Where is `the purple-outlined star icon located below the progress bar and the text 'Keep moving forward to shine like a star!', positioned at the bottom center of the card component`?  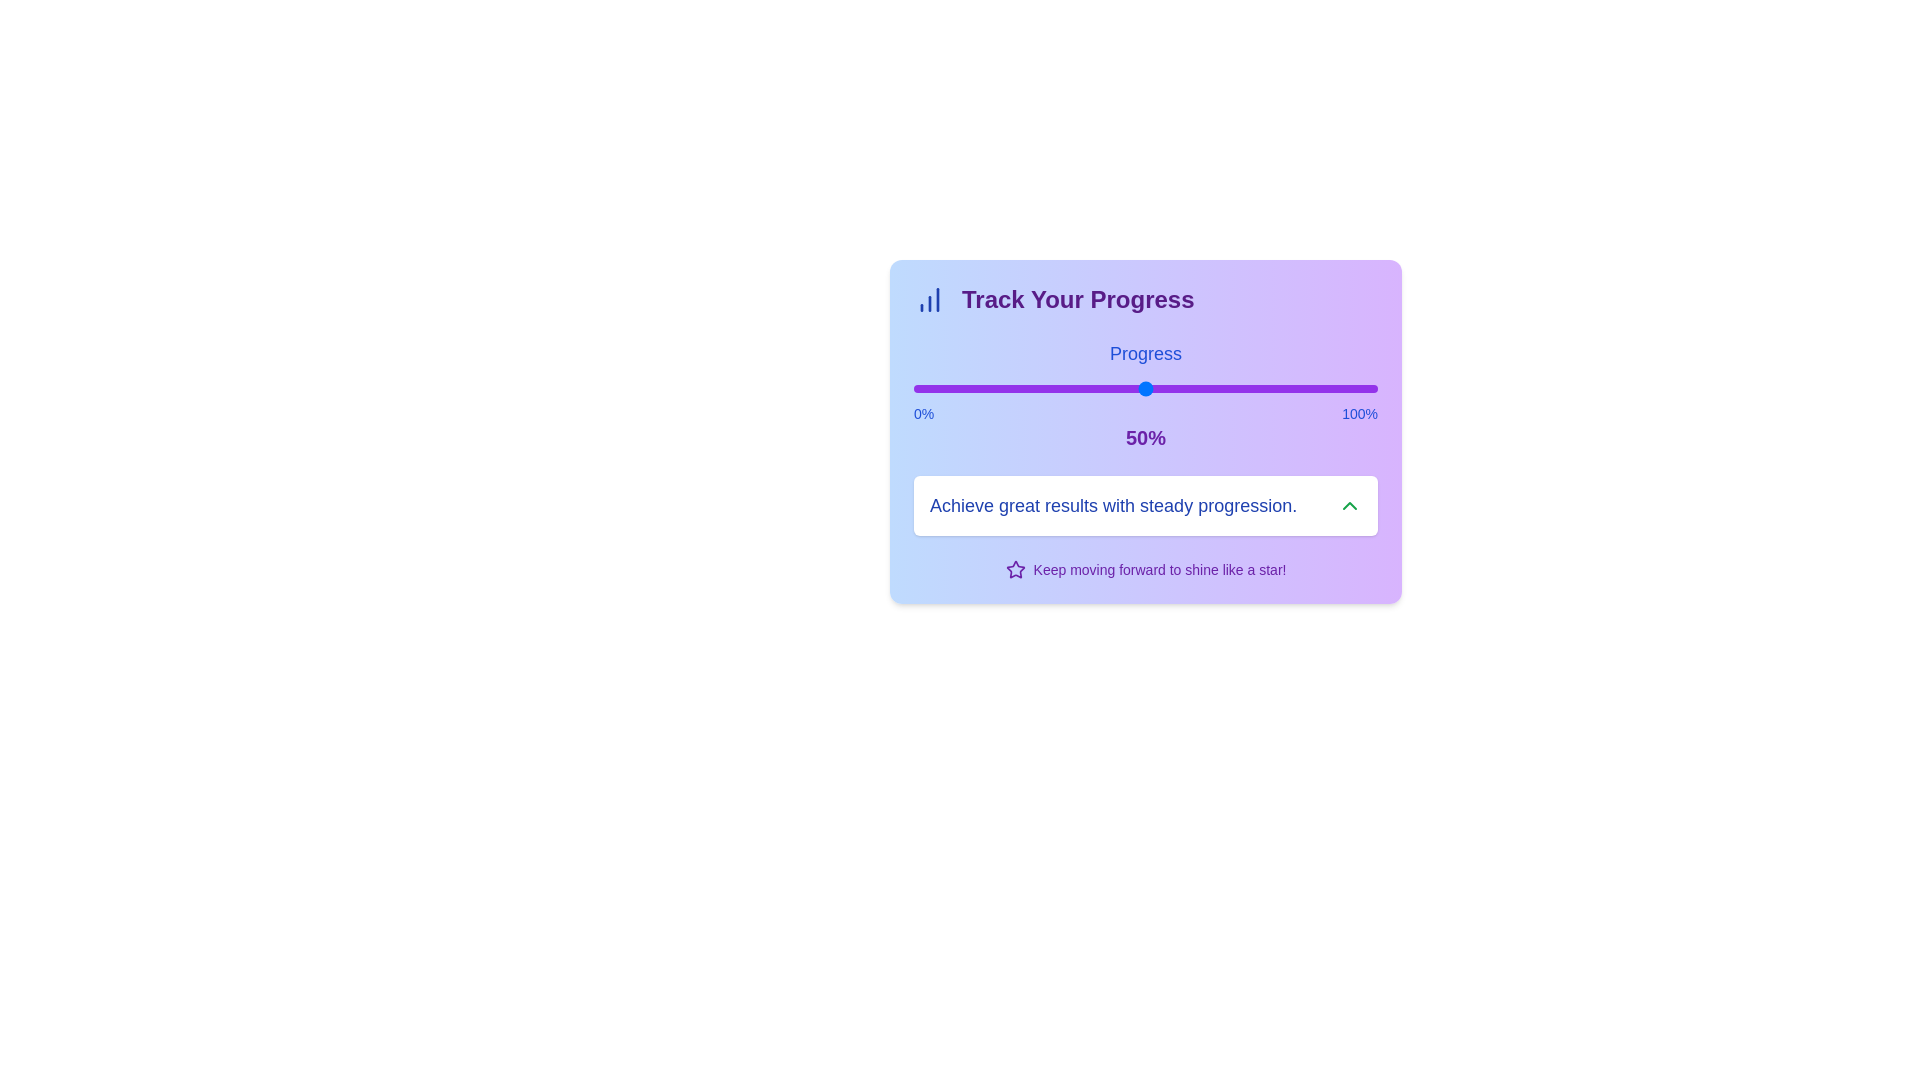 the purple-outlined star icon located below the progress bar and the text 'Keep moving forward to shine like a star!', positioned at the bottom center of the card component is located at coordinates (1015, 569).